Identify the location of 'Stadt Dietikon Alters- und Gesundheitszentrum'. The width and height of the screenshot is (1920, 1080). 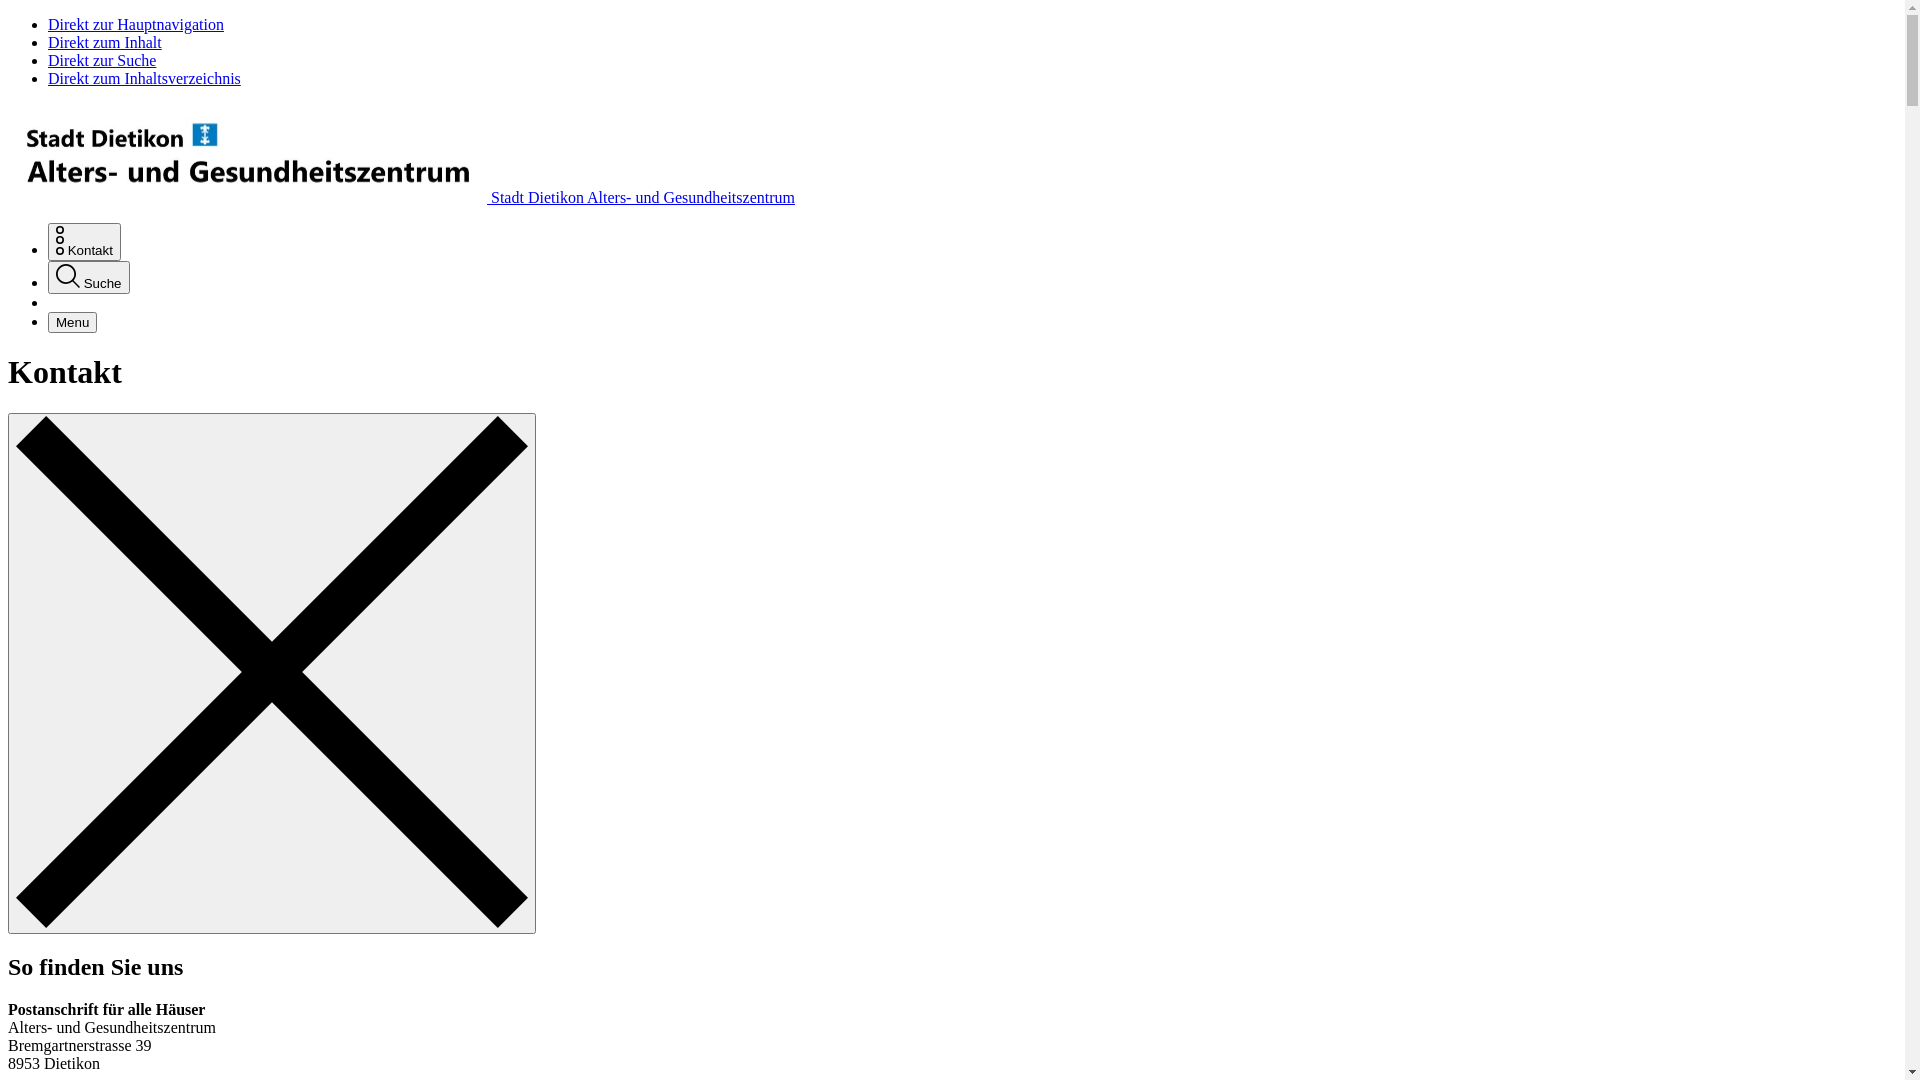
(400, 197).